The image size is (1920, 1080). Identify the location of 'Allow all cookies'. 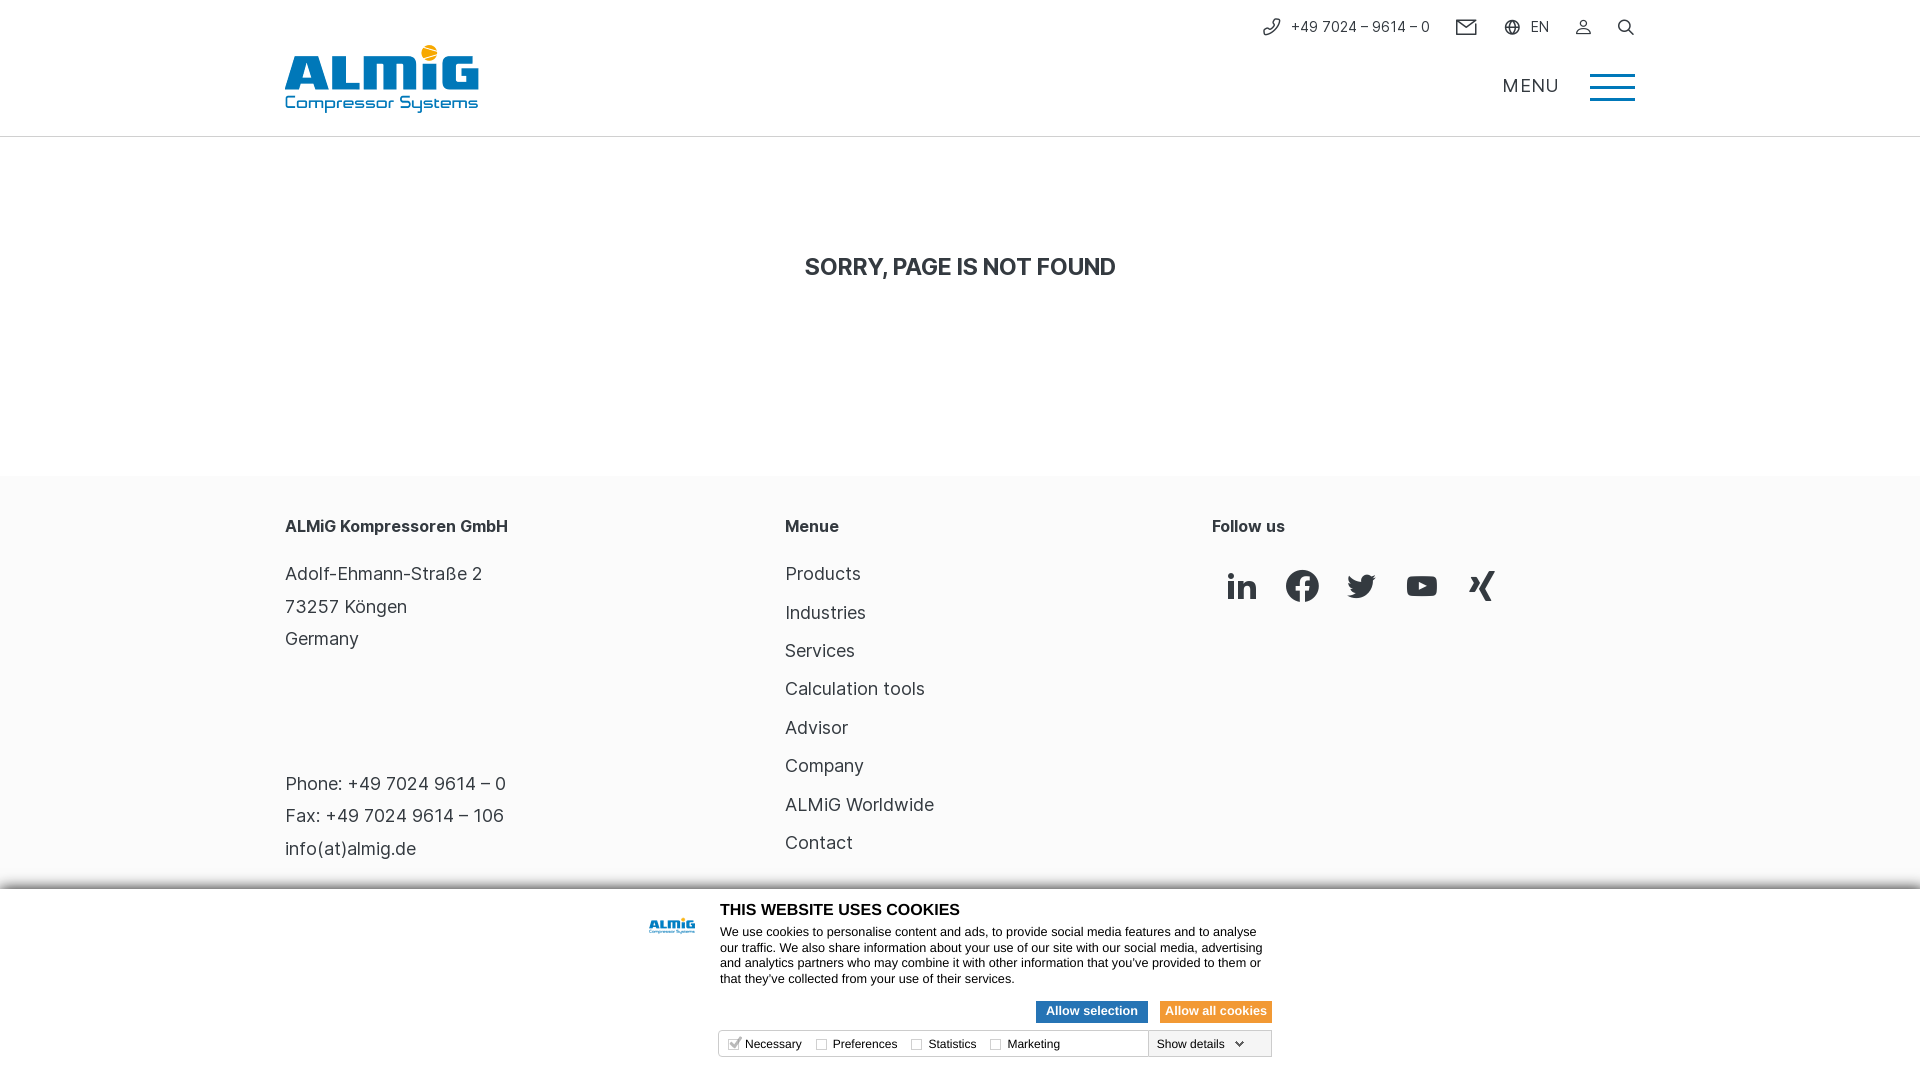
(1214, 1011).